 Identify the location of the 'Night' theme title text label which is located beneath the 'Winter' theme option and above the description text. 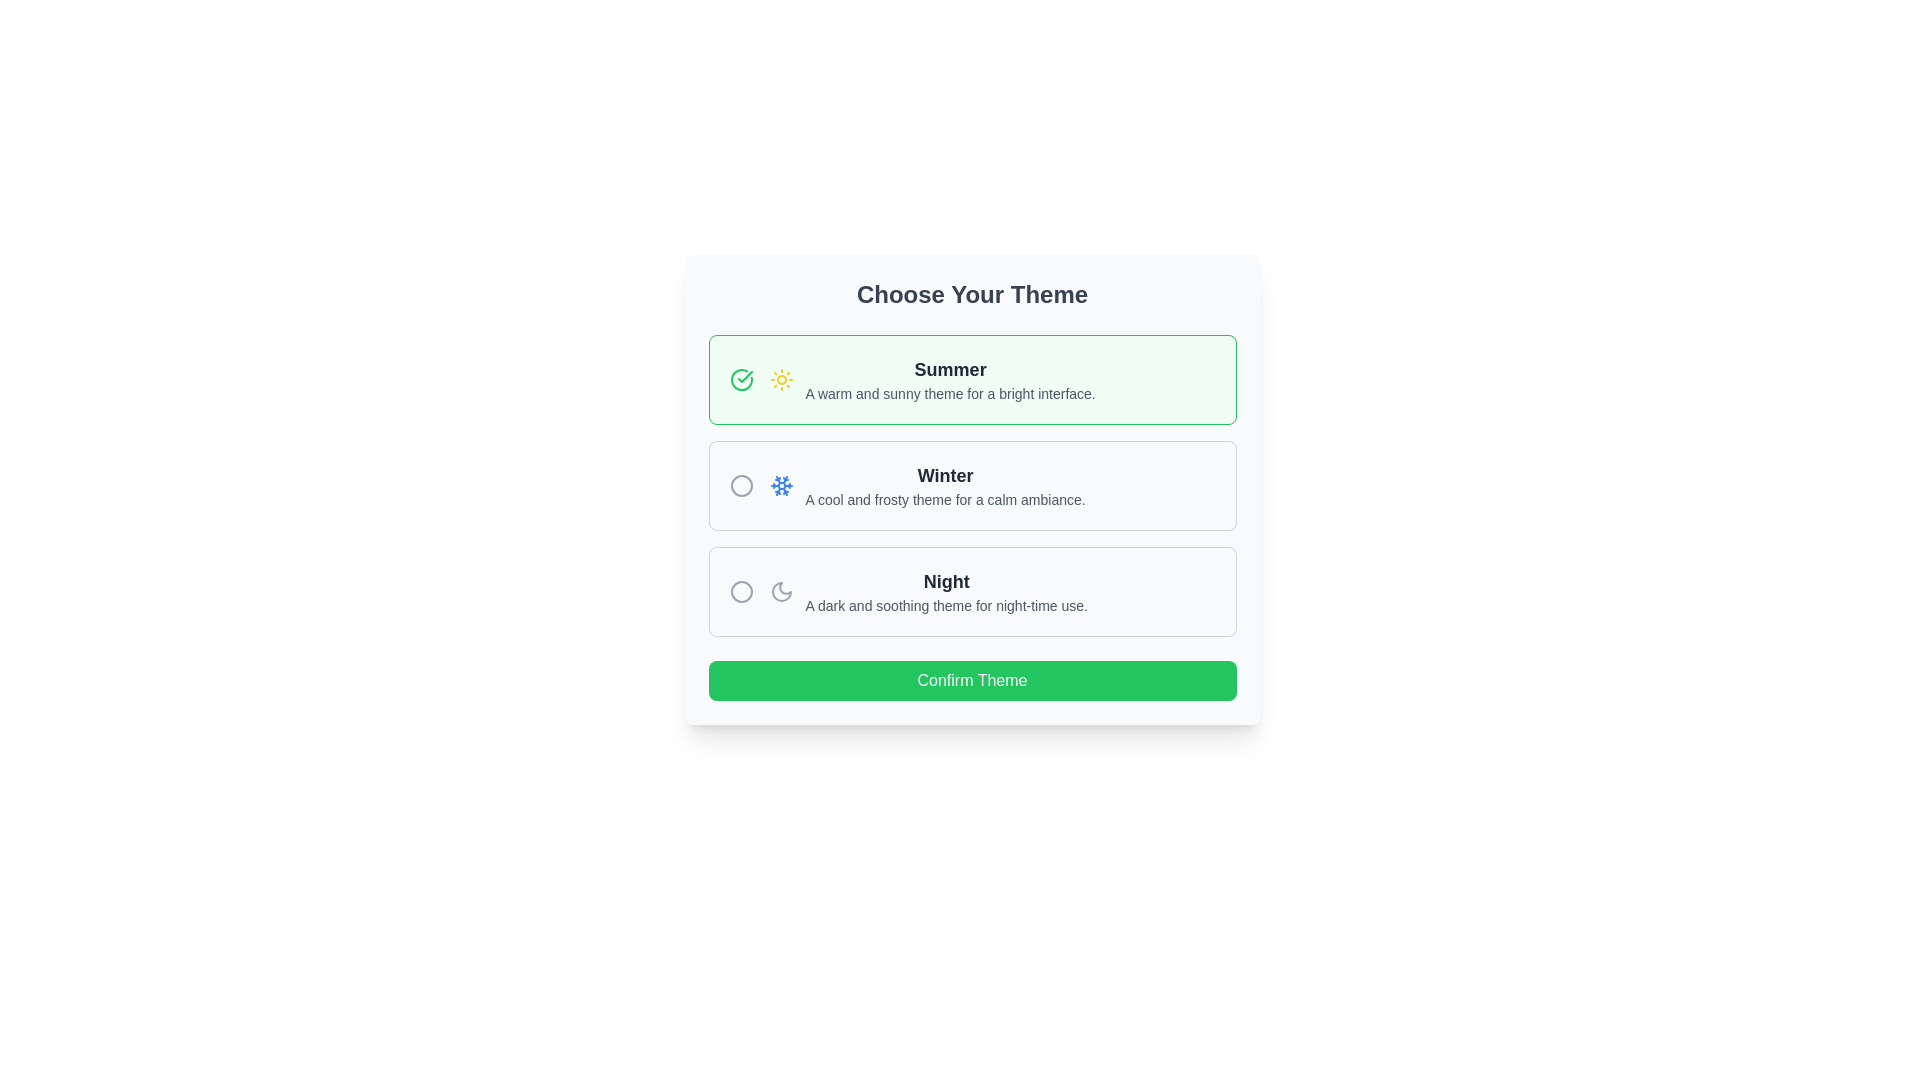
(945, 582).